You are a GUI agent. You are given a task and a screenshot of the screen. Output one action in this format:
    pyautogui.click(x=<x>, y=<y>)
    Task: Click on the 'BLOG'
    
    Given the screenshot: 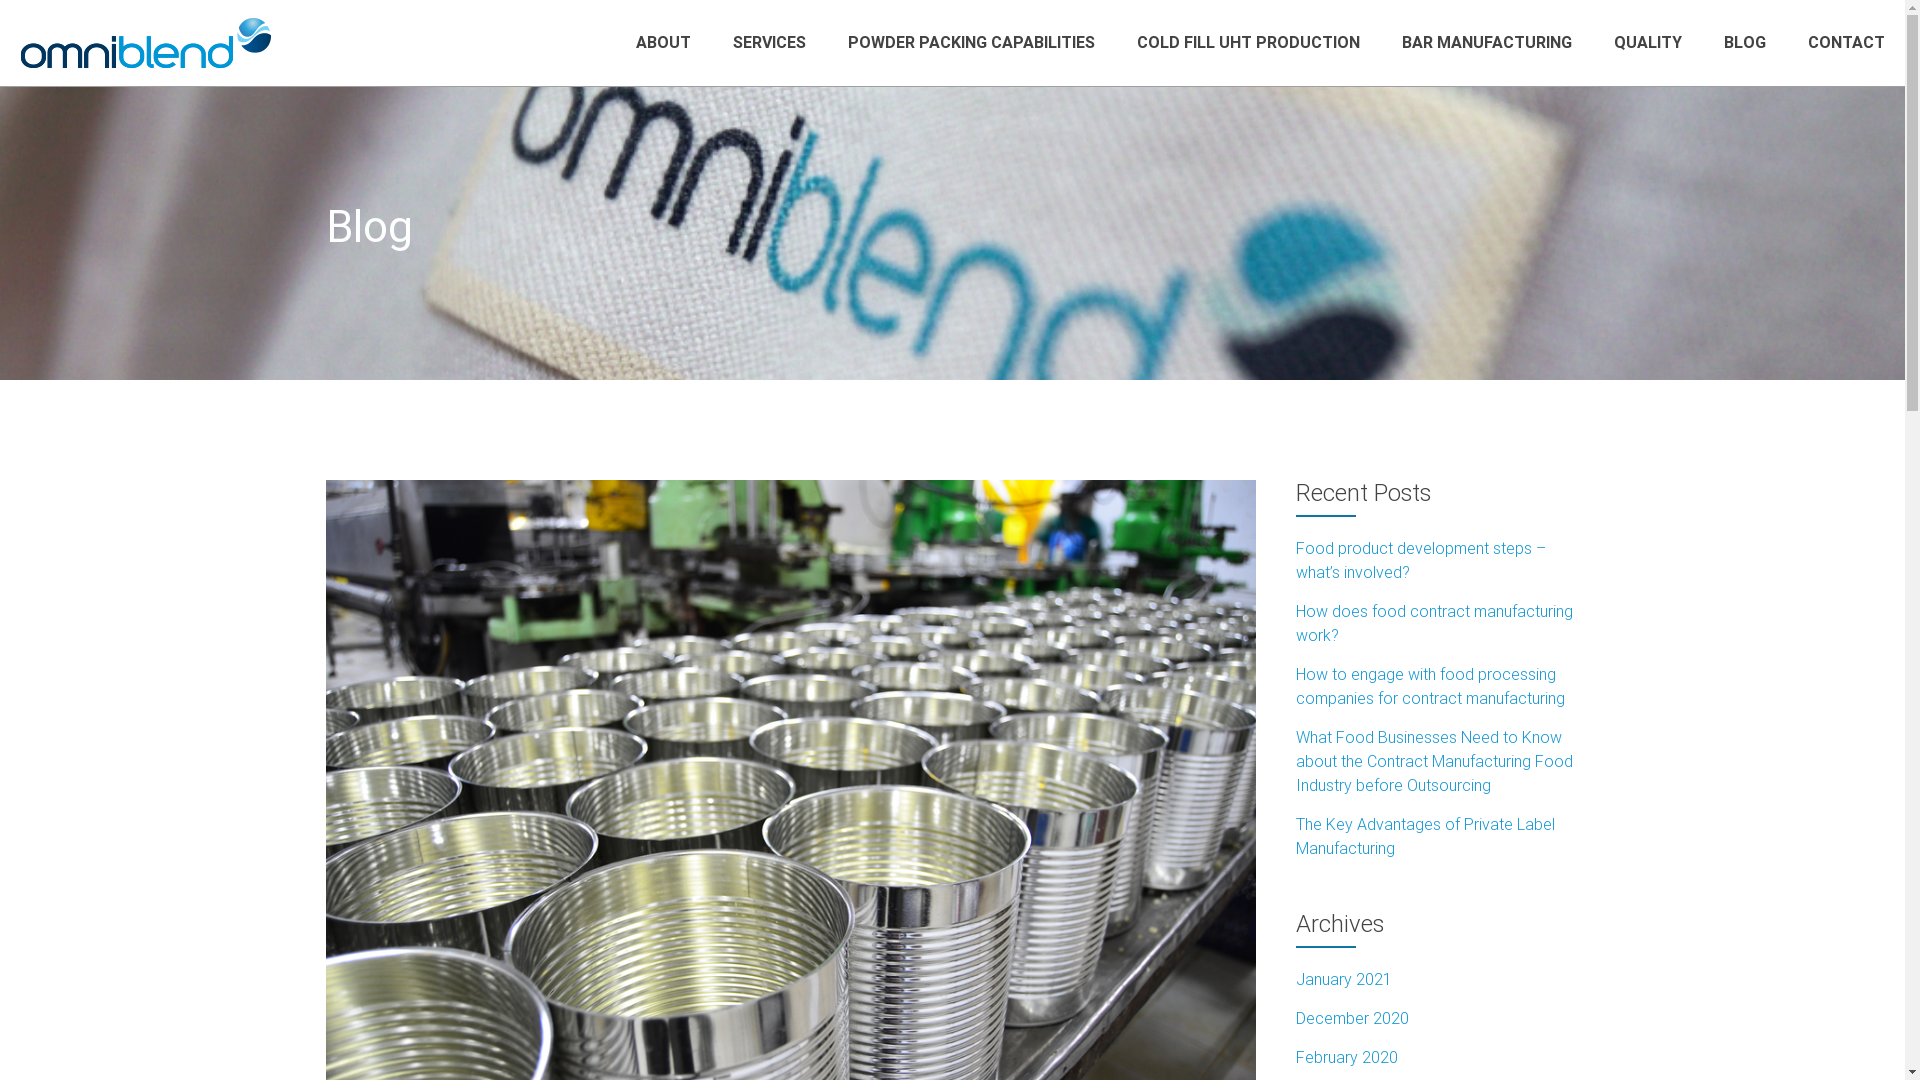 What is the action you would take?
    pyautogui.click(x=1744, y=42)
    